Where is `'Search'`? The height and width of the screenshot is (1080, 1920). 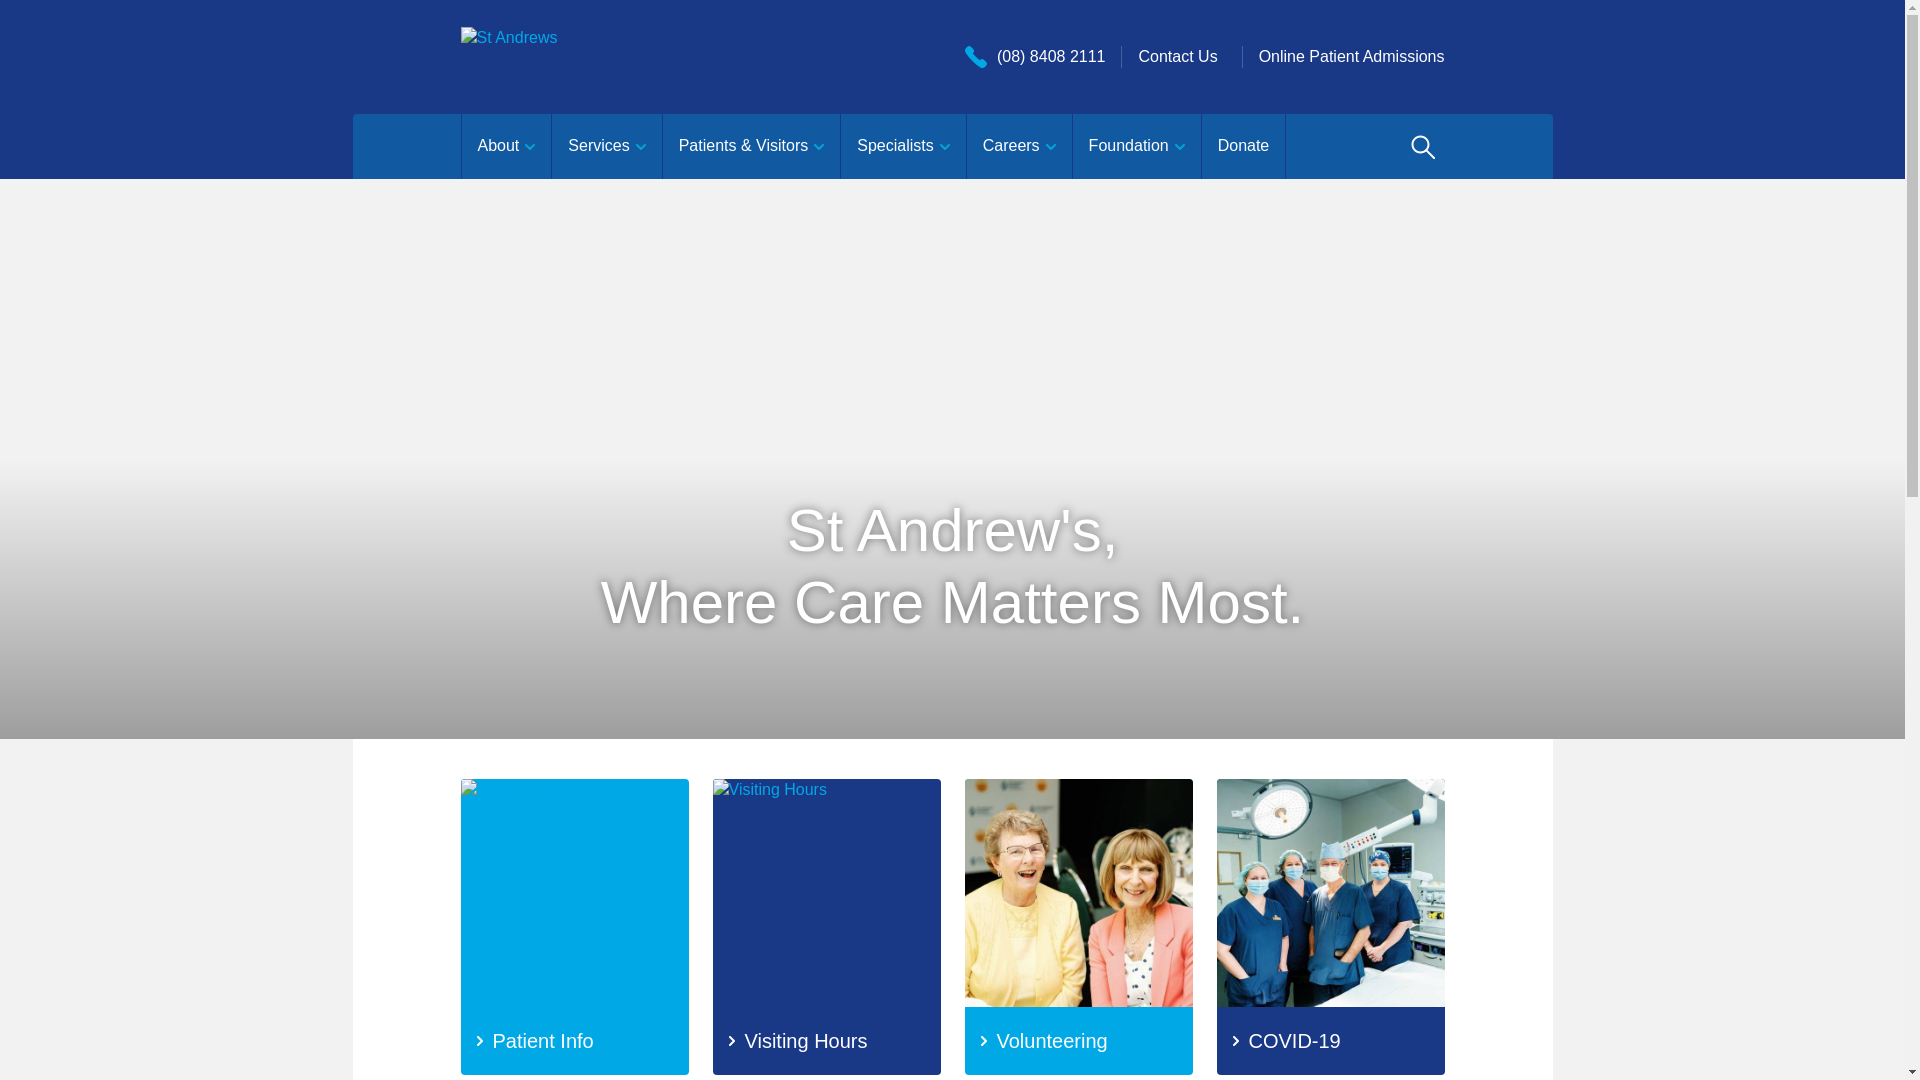 'Search' is located at coordinates (1420, 145).